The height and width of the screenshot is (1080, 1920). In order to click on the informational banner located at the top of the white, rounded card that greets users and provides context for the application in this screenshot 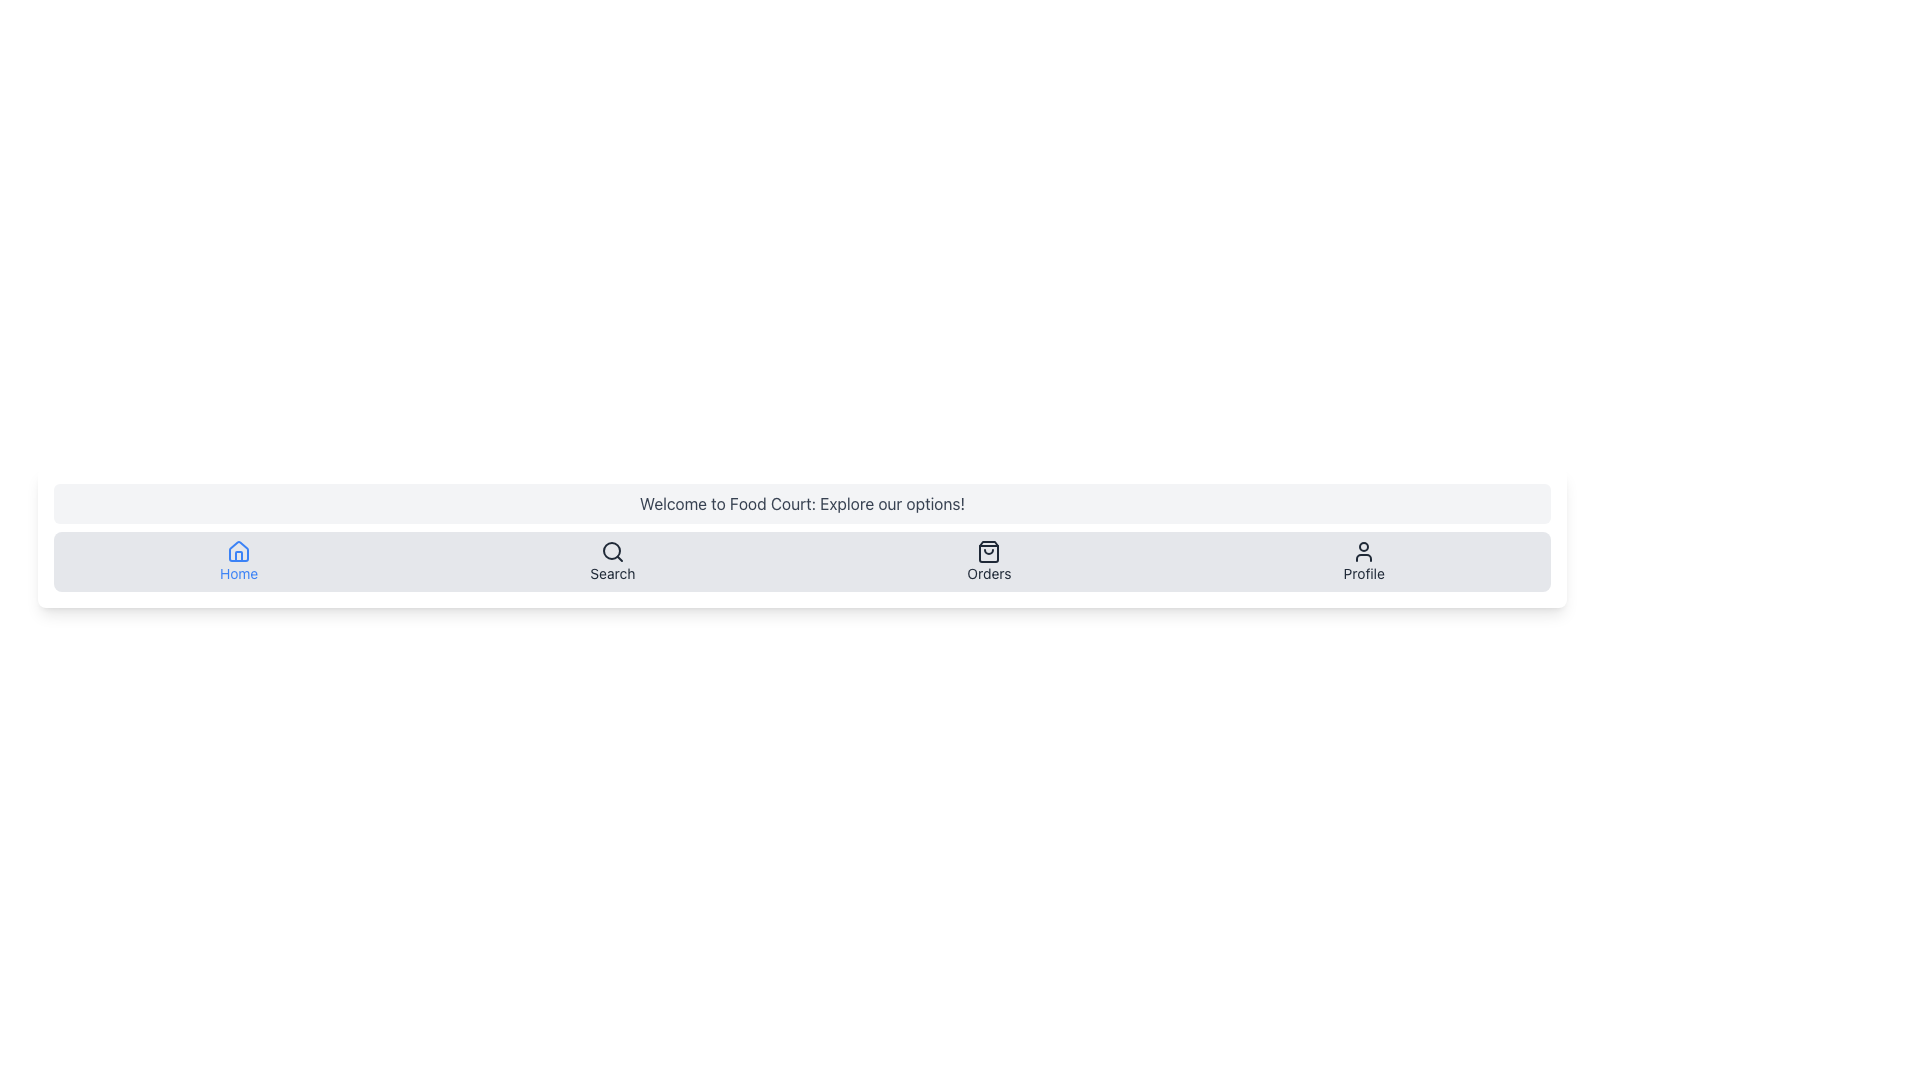, I will do `click(802, 503)`.